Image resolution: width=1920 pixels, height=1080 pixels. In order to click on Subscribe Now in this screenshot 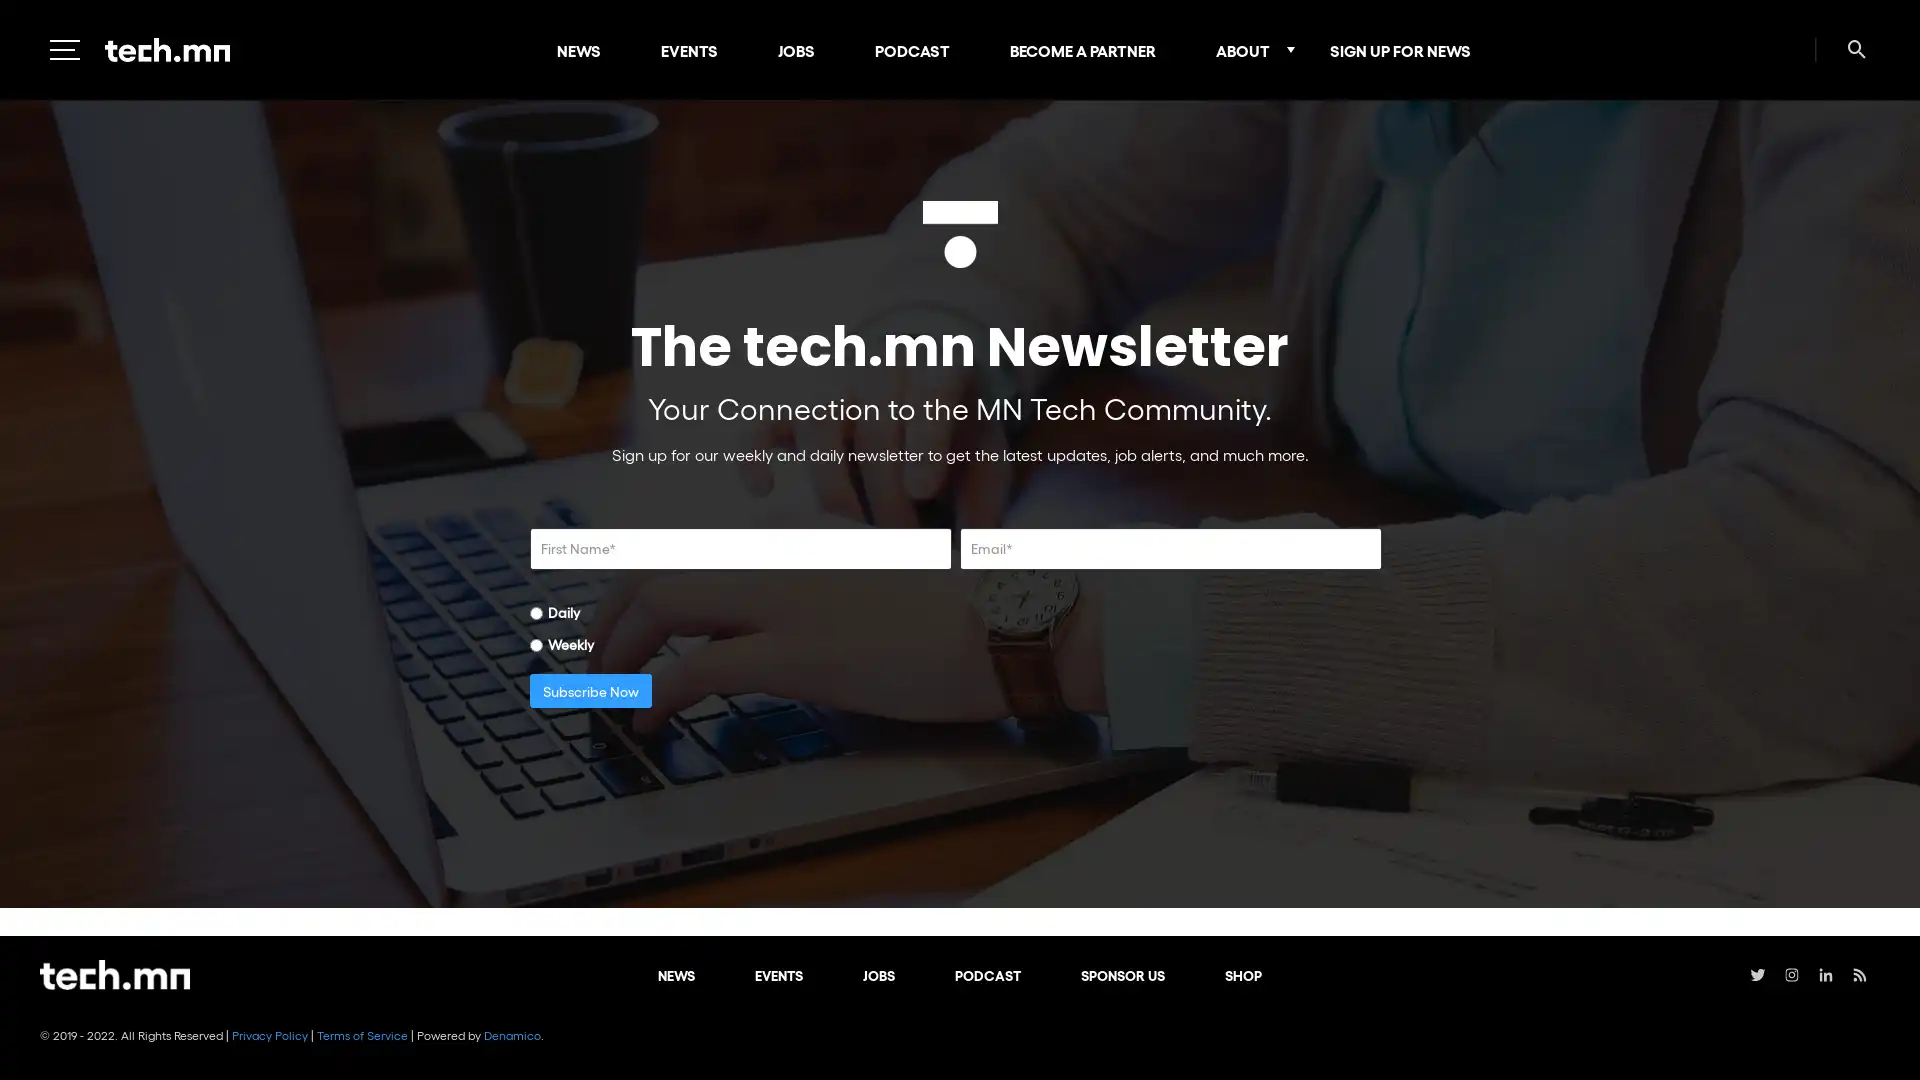, I will do `click(589, 689)`.